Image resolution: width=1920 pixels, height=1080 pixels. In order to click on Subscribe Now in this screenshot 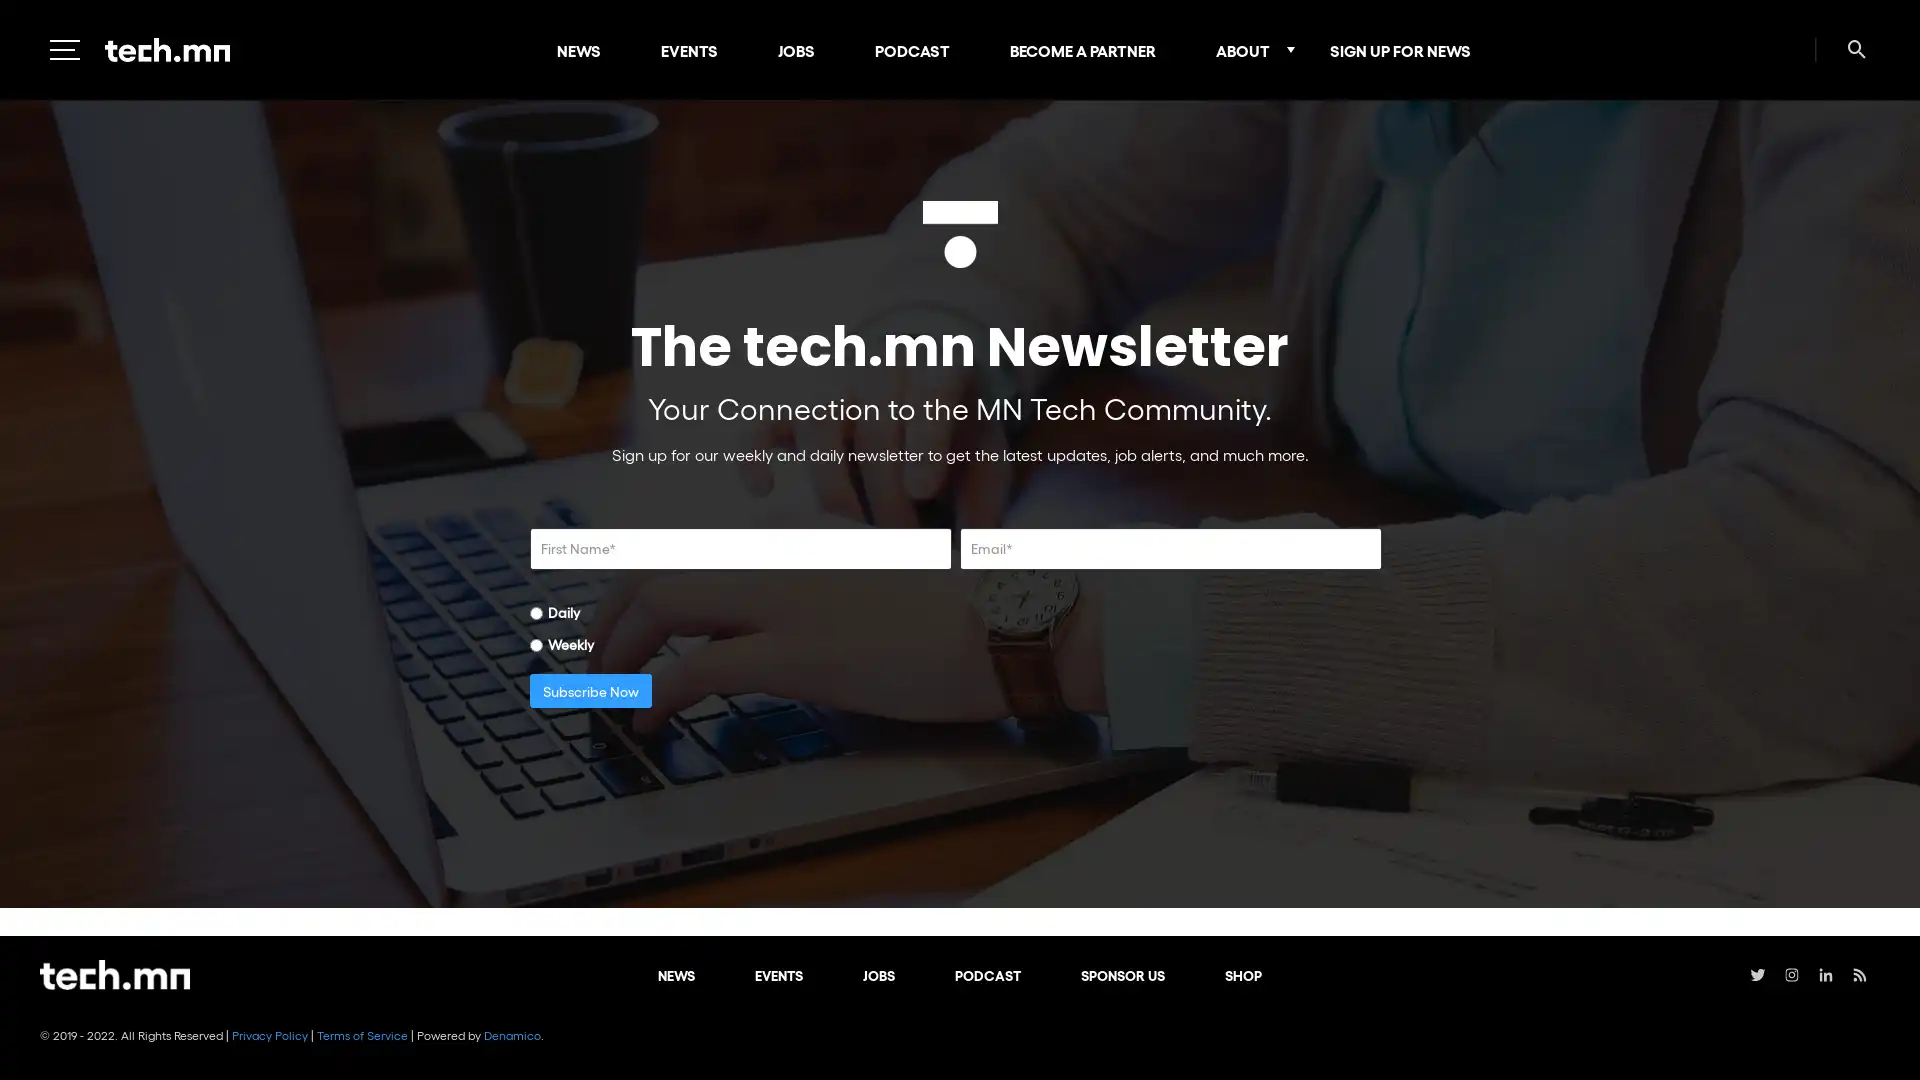, I will do `click(589, 689)`.